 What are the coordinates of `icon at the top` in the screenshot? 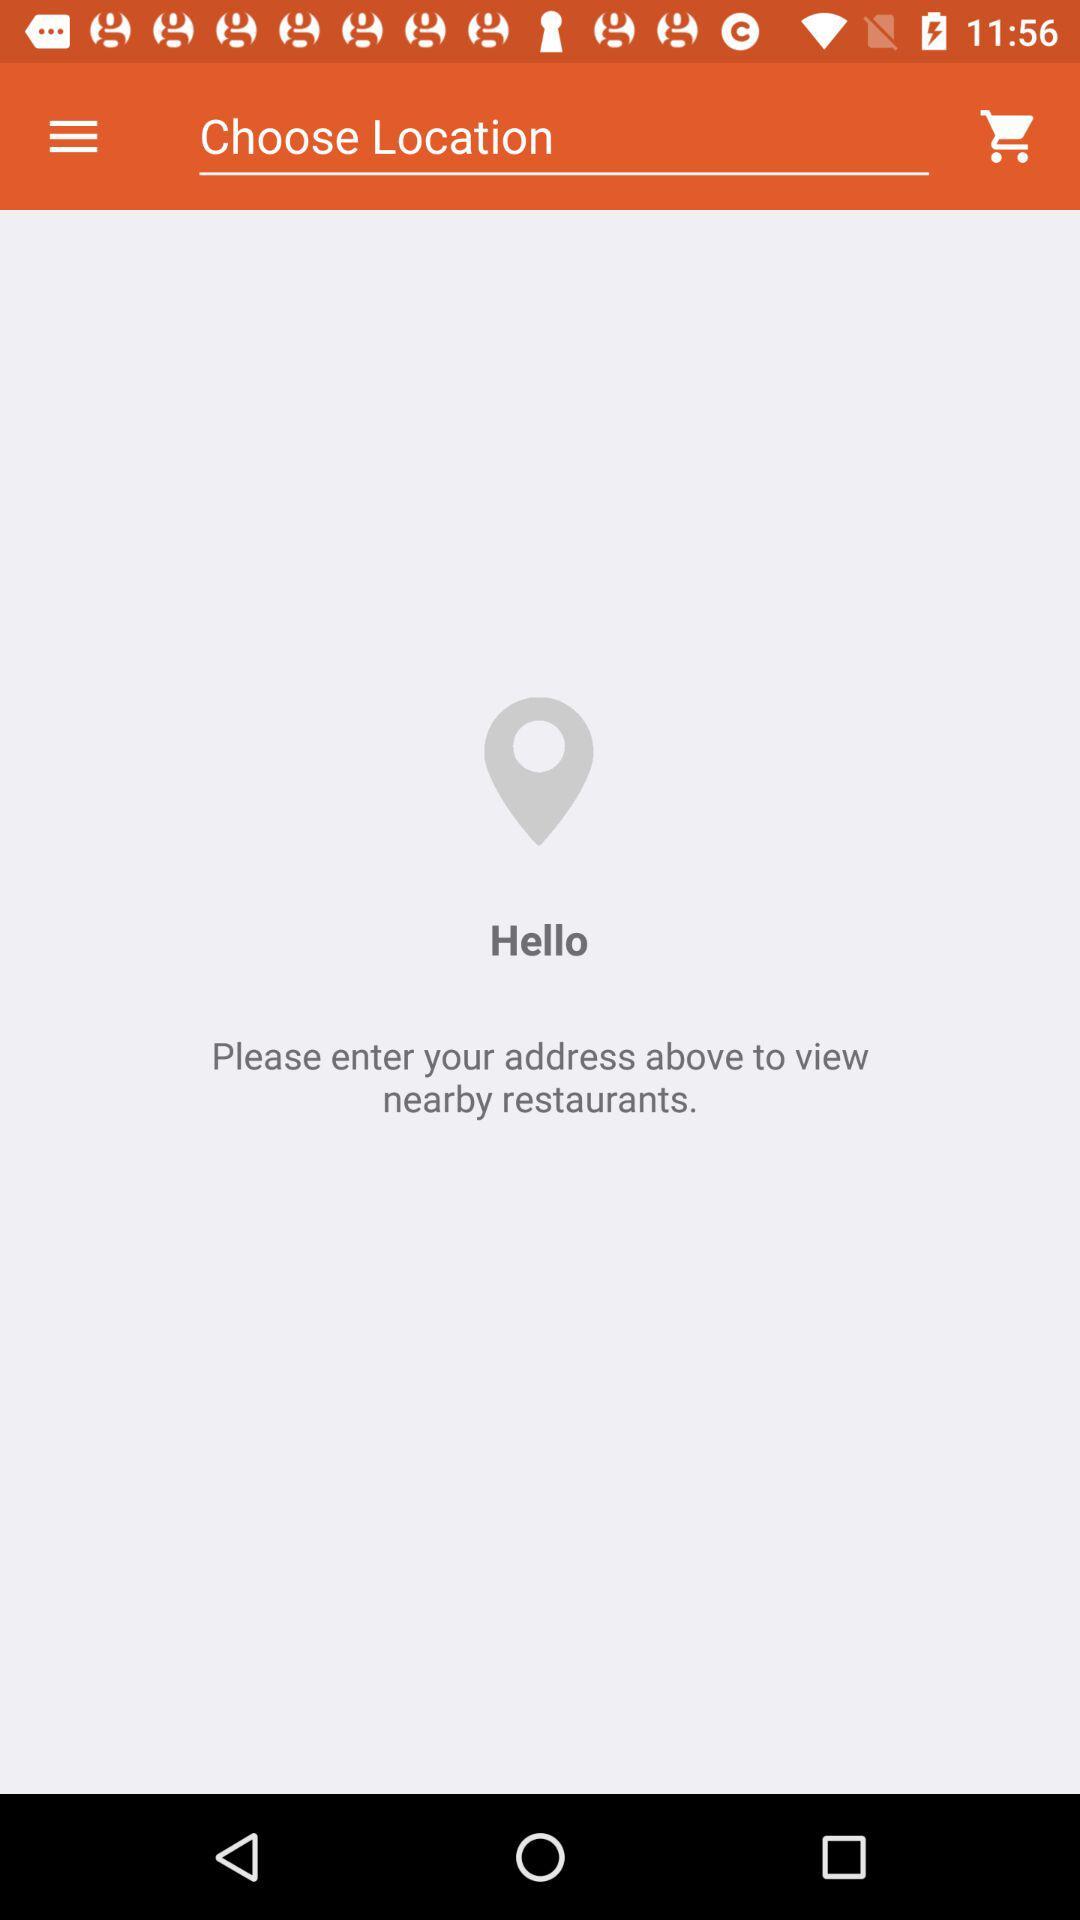 It's located at (564, 135).